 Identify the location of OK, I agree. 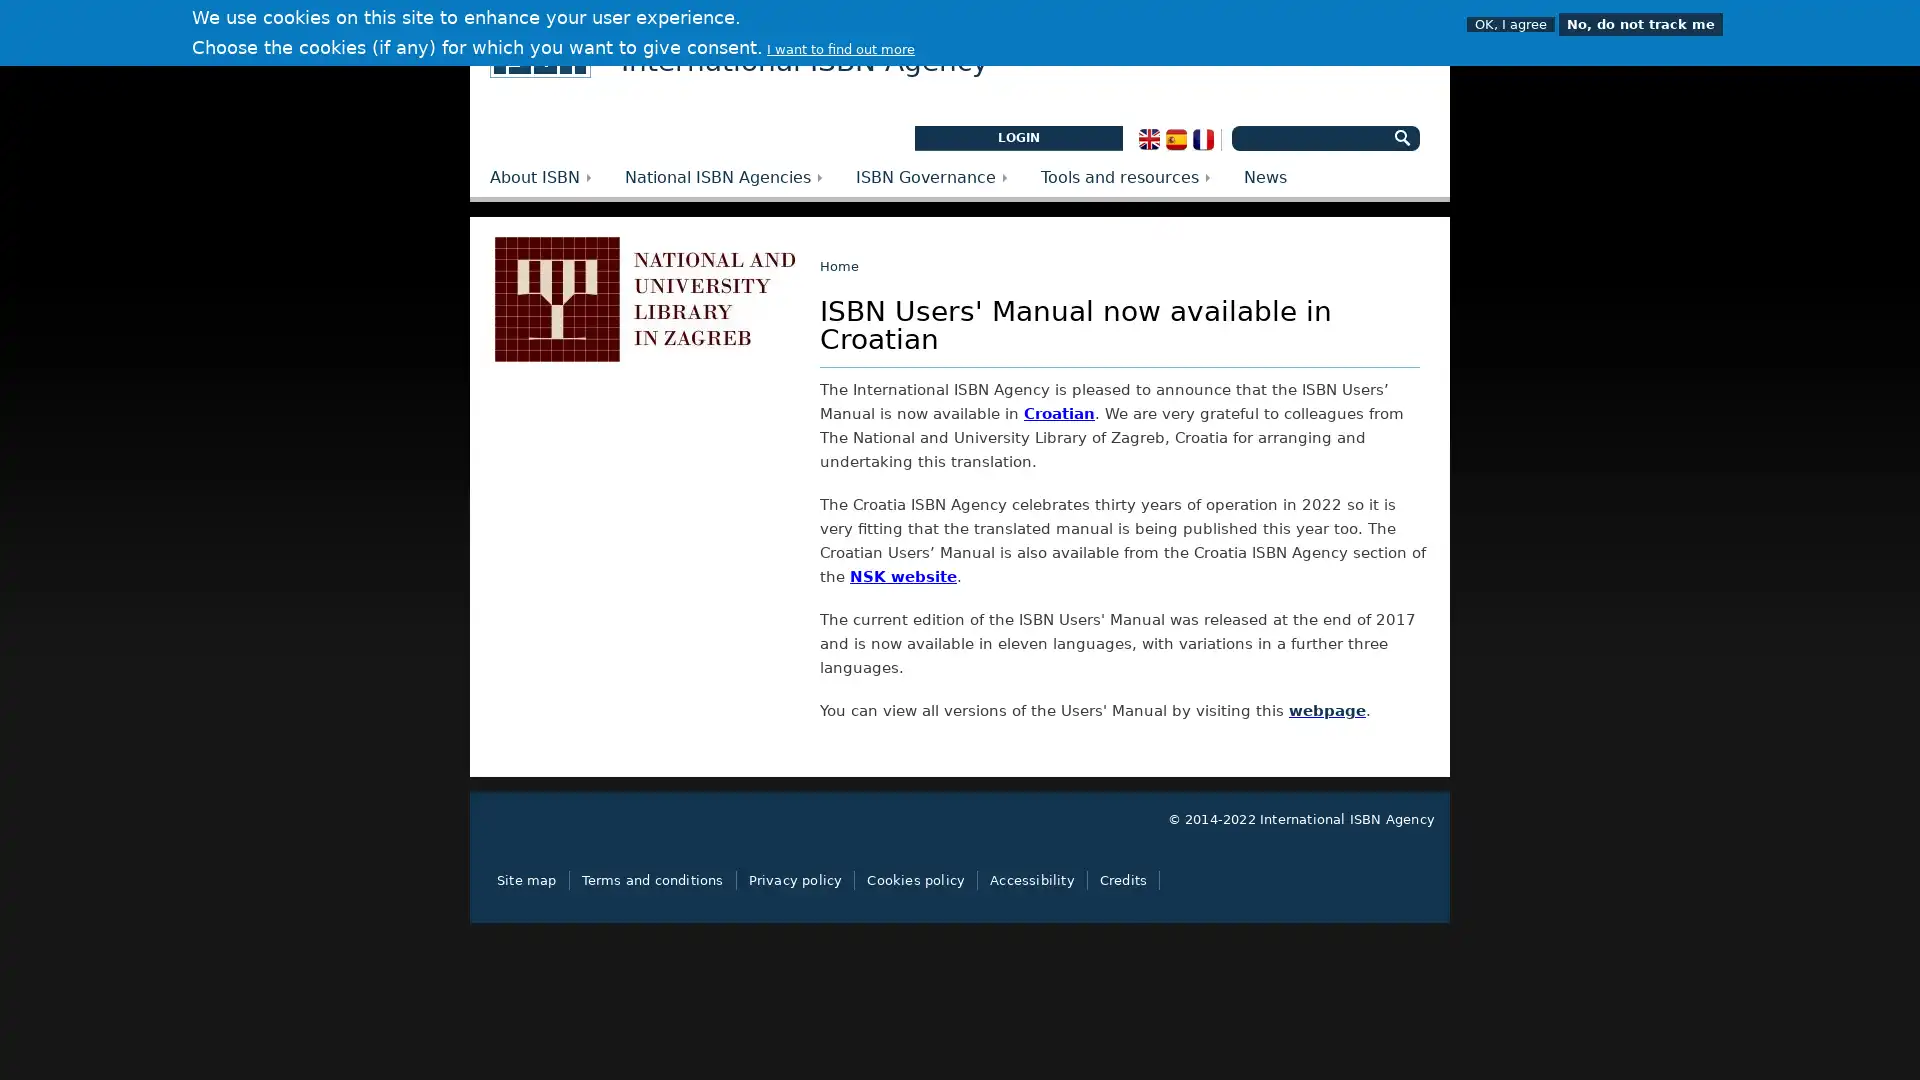
(1511, 24).